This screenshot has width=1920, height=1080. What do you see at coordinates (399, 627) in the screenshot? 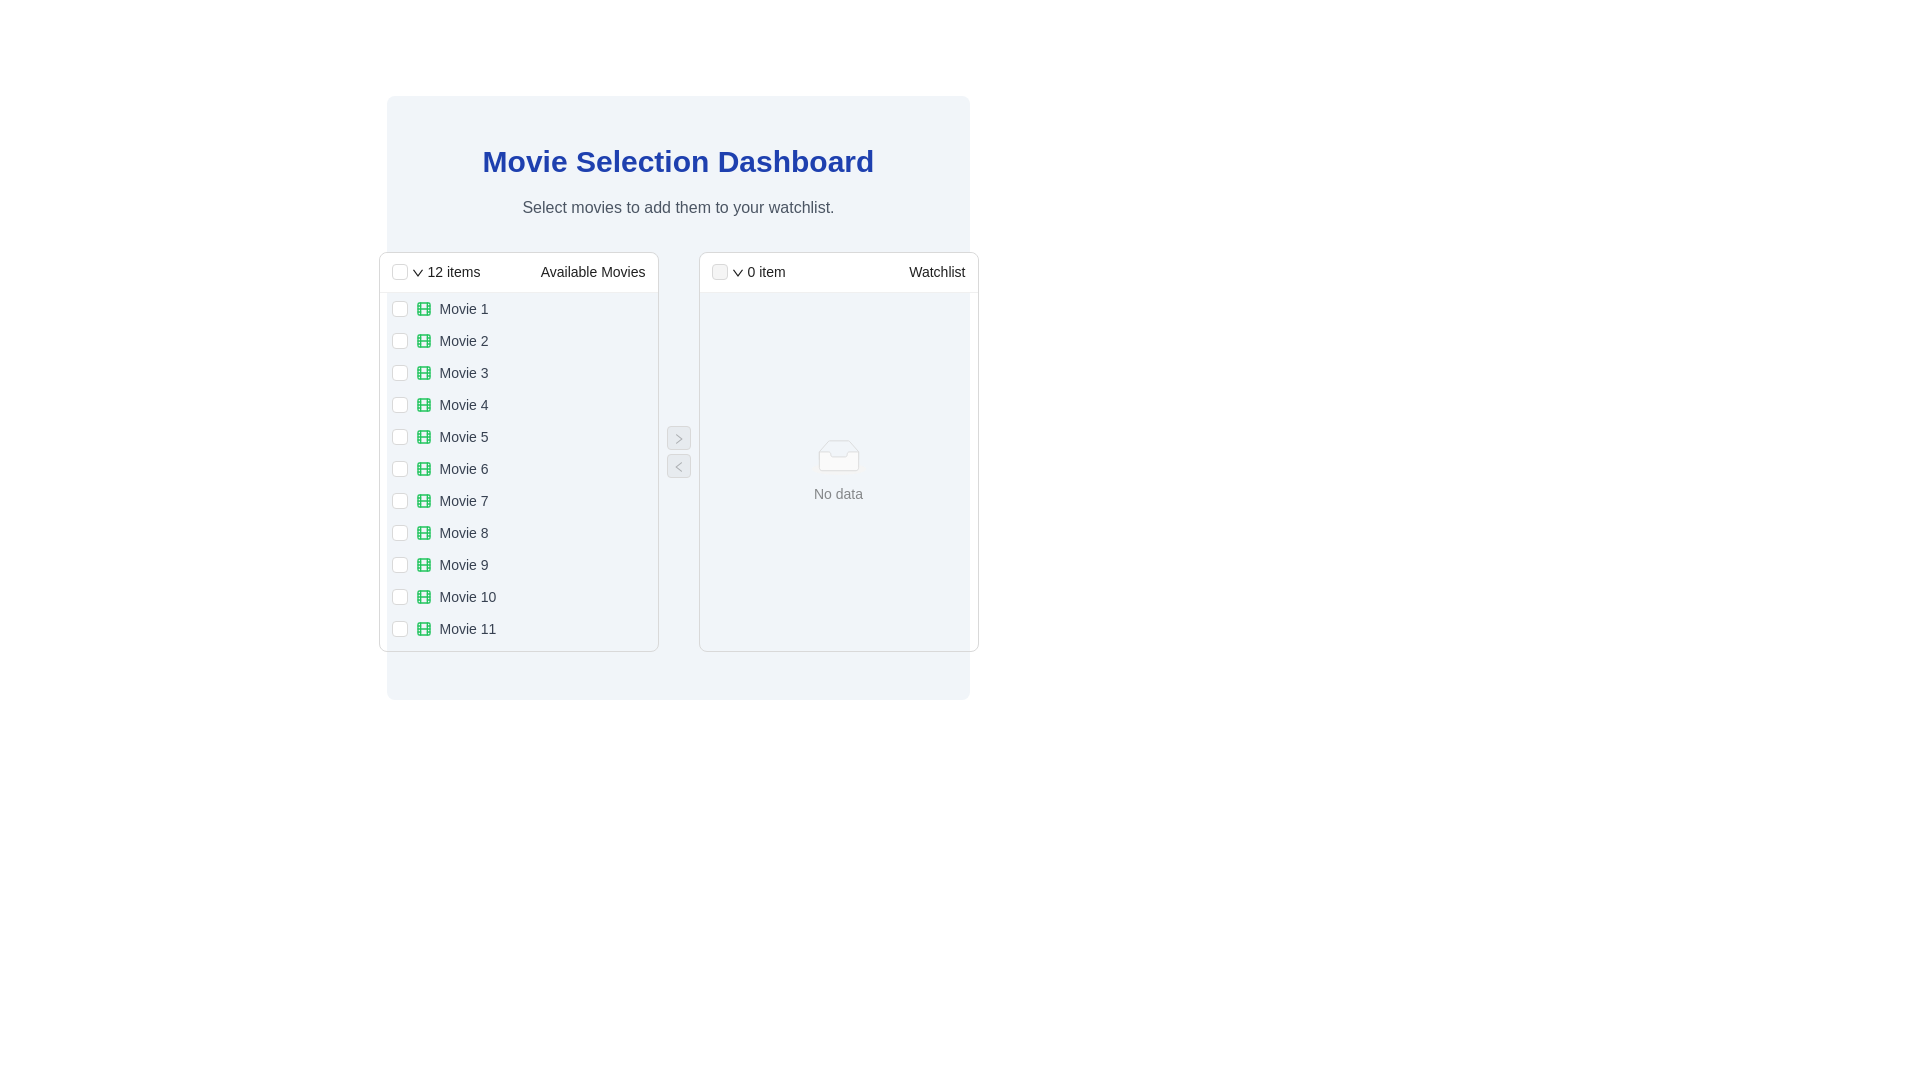
I see `the checkbox for 'Movie 11' in the 'Available Movies' list to trigger a visual focus effect` at bounding box center [399, 627].